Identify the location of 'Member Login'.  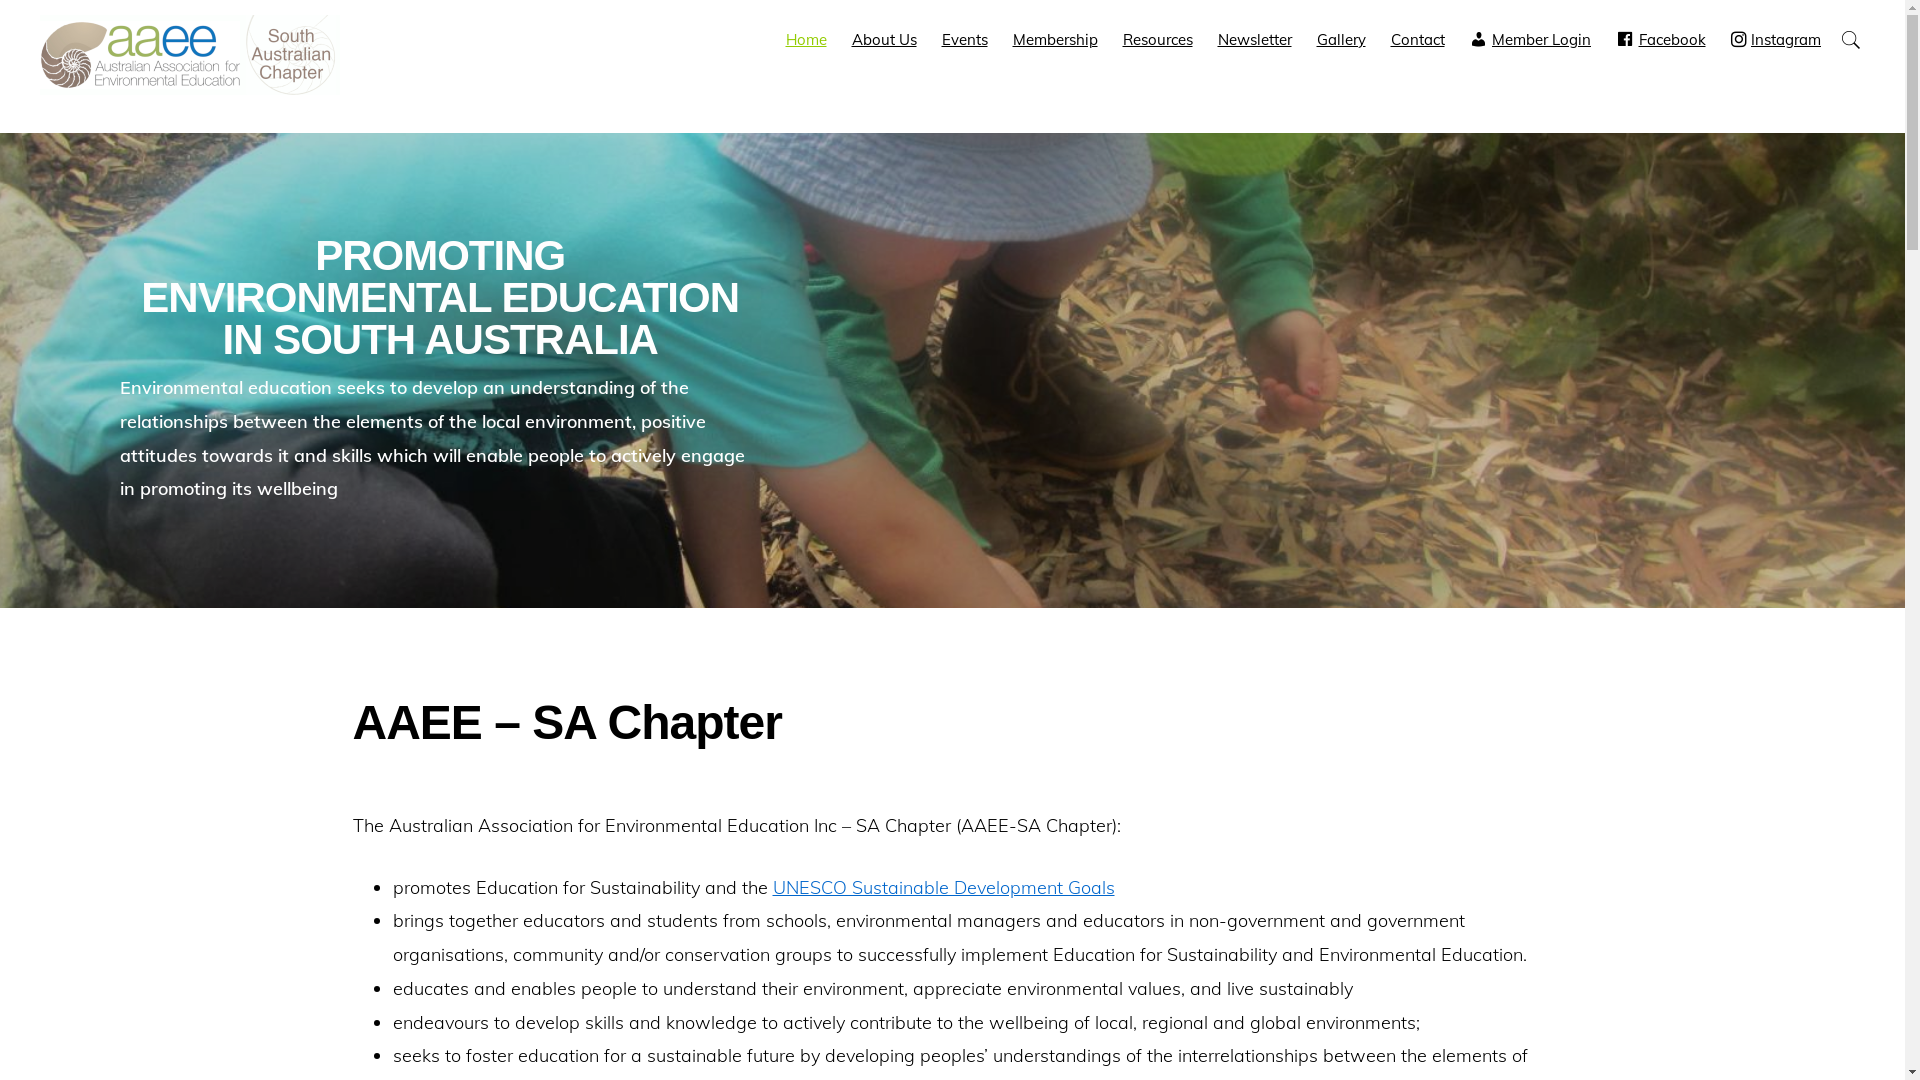
(1530, 39).